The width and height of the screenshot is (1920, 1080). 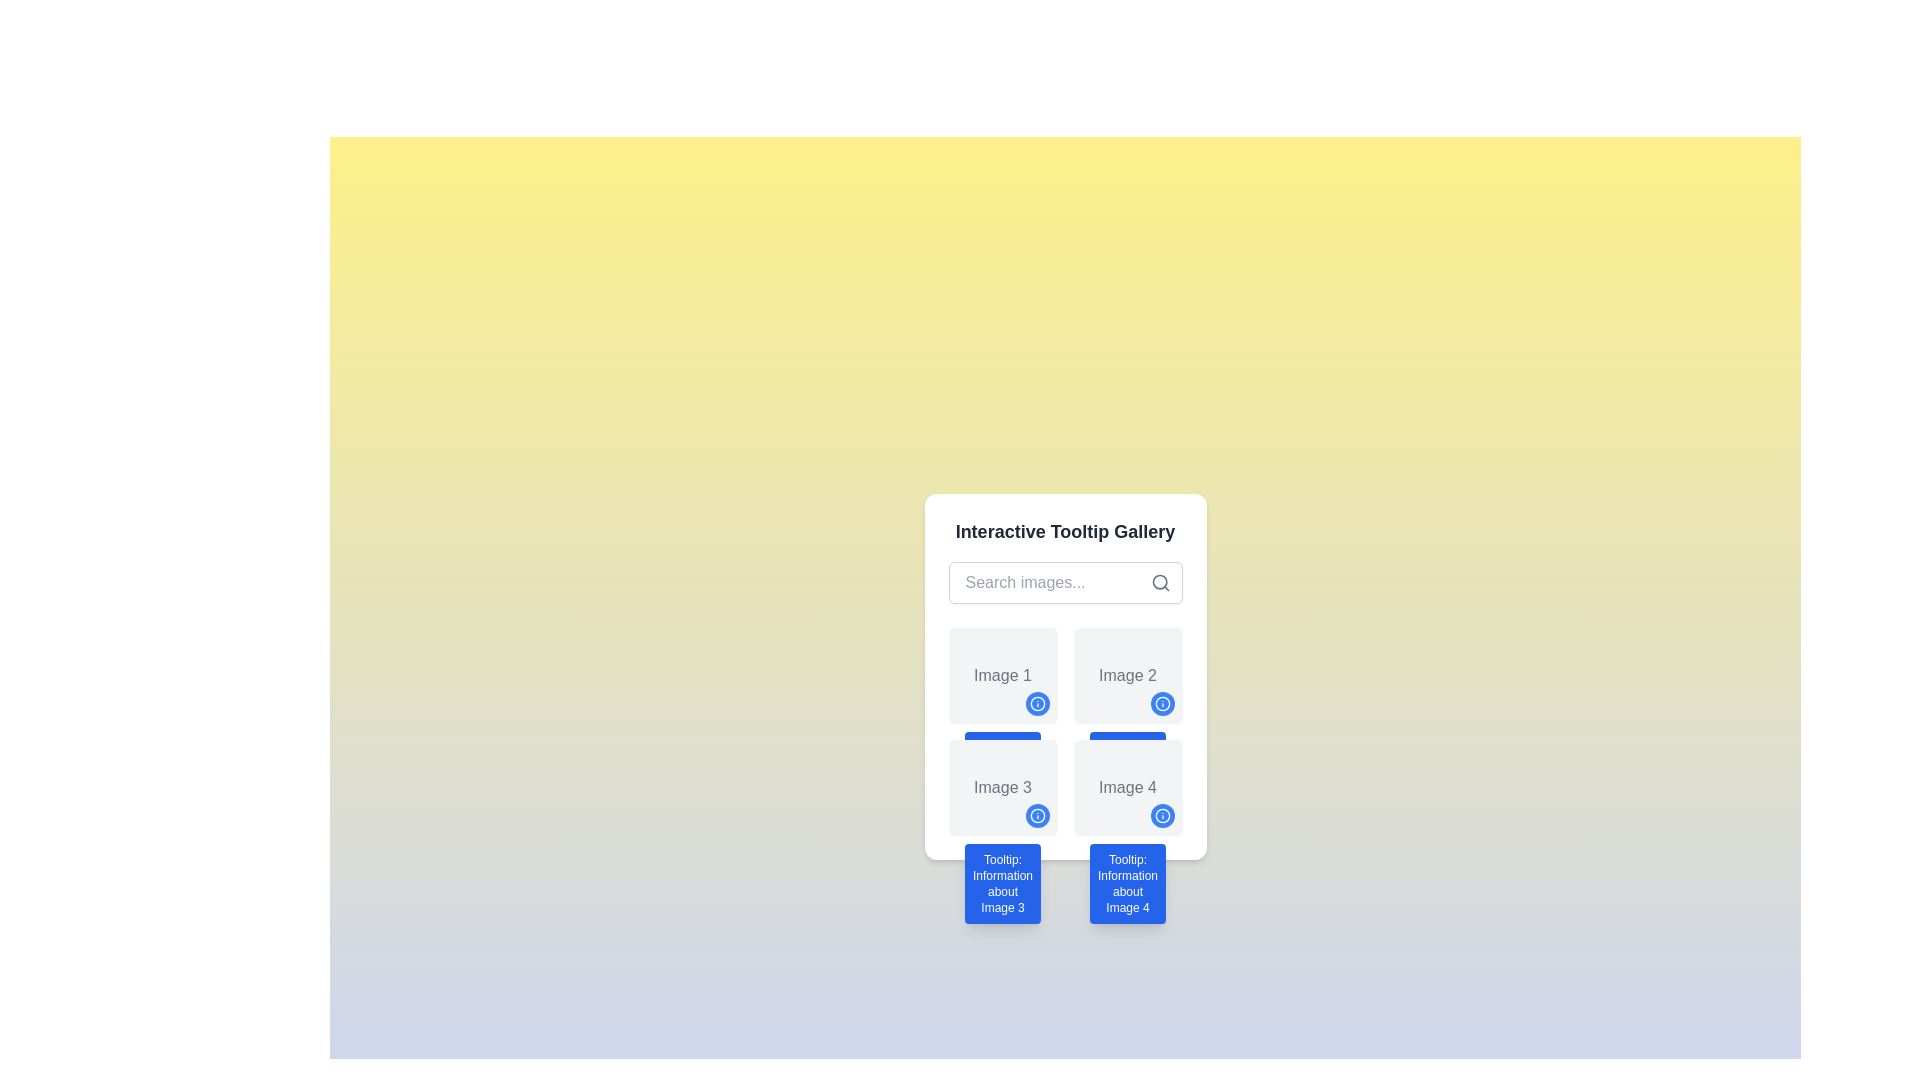 What do you see at coordinates (1037, 816) in the screenshot?
I see `the round icon with a lowercase 'i' character, which has a blue background and white foreground, located in the bottom-right section of the card for 'Image 3' in the 'Interactive Tooltip Gallery'` at bounding box center [1037, 816].